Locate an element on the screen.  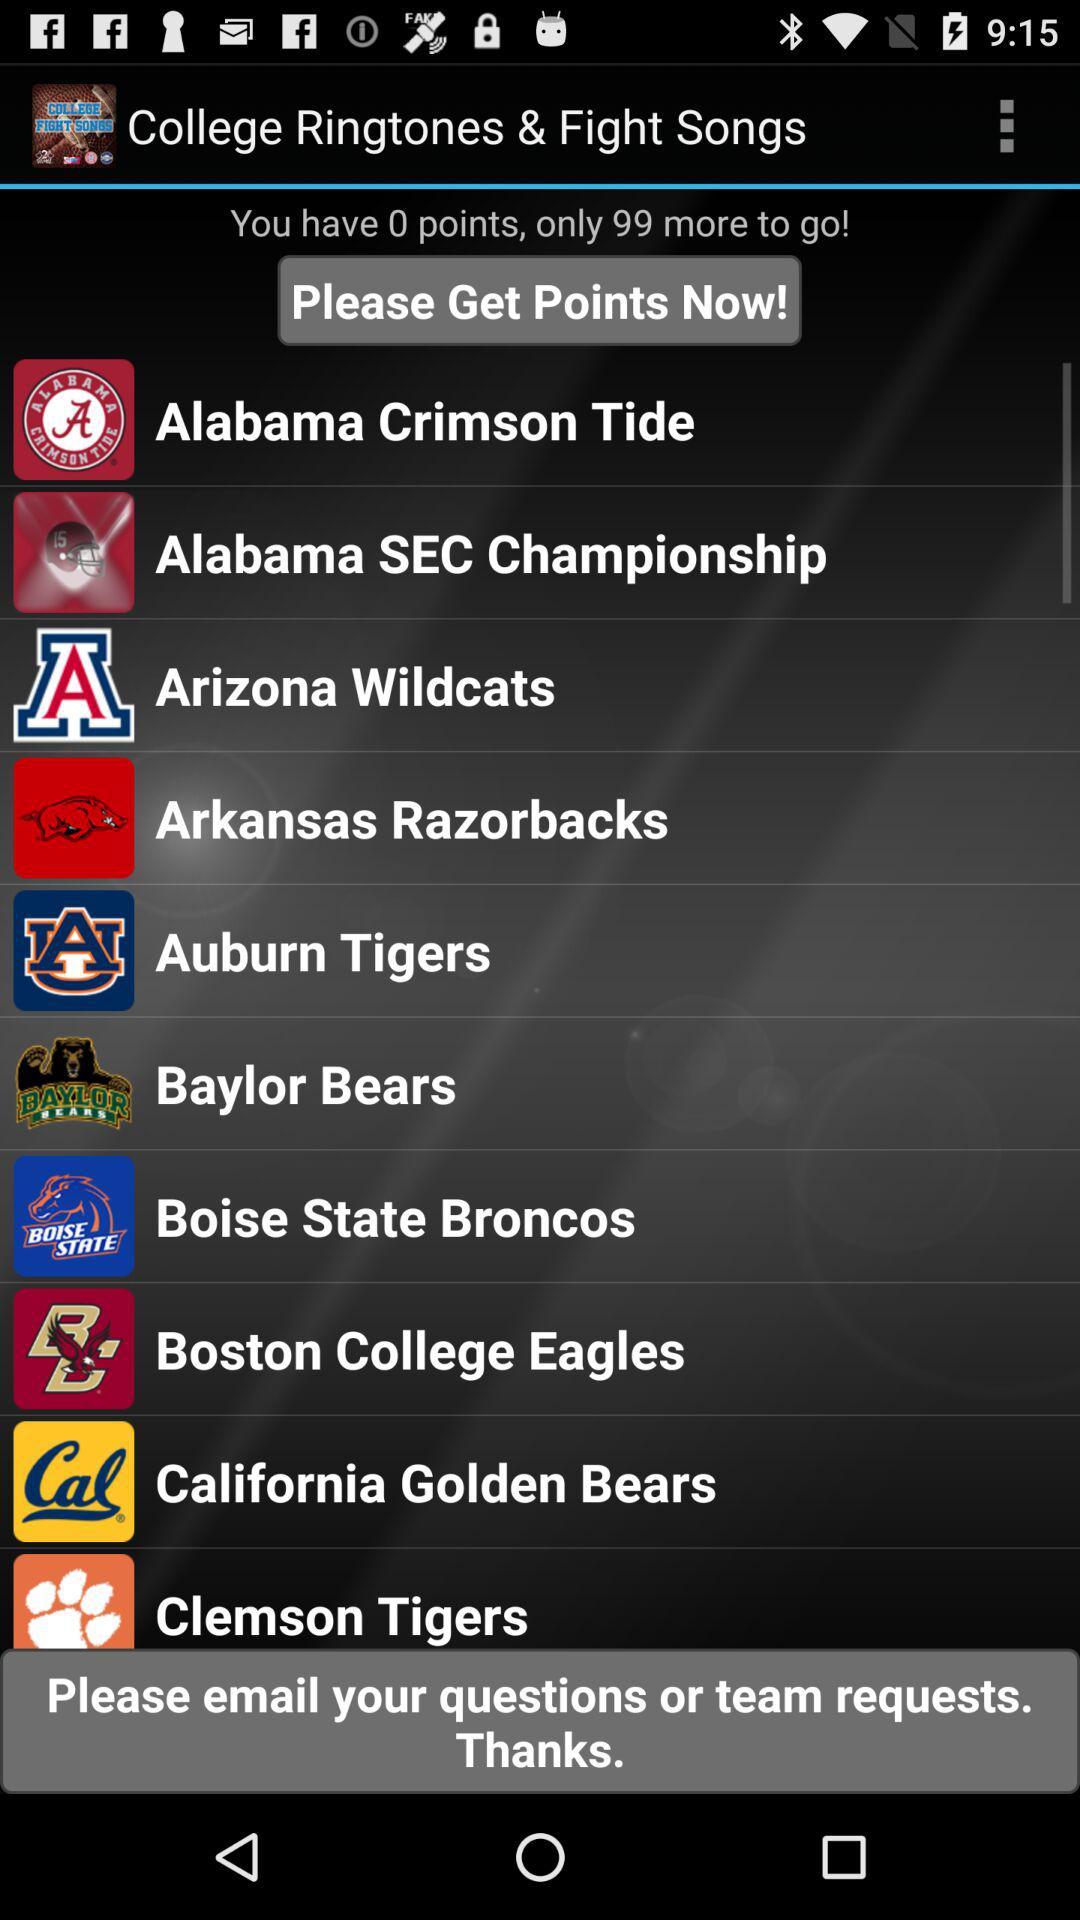
item above you have 0 item is located at coordinates (1006, 124).